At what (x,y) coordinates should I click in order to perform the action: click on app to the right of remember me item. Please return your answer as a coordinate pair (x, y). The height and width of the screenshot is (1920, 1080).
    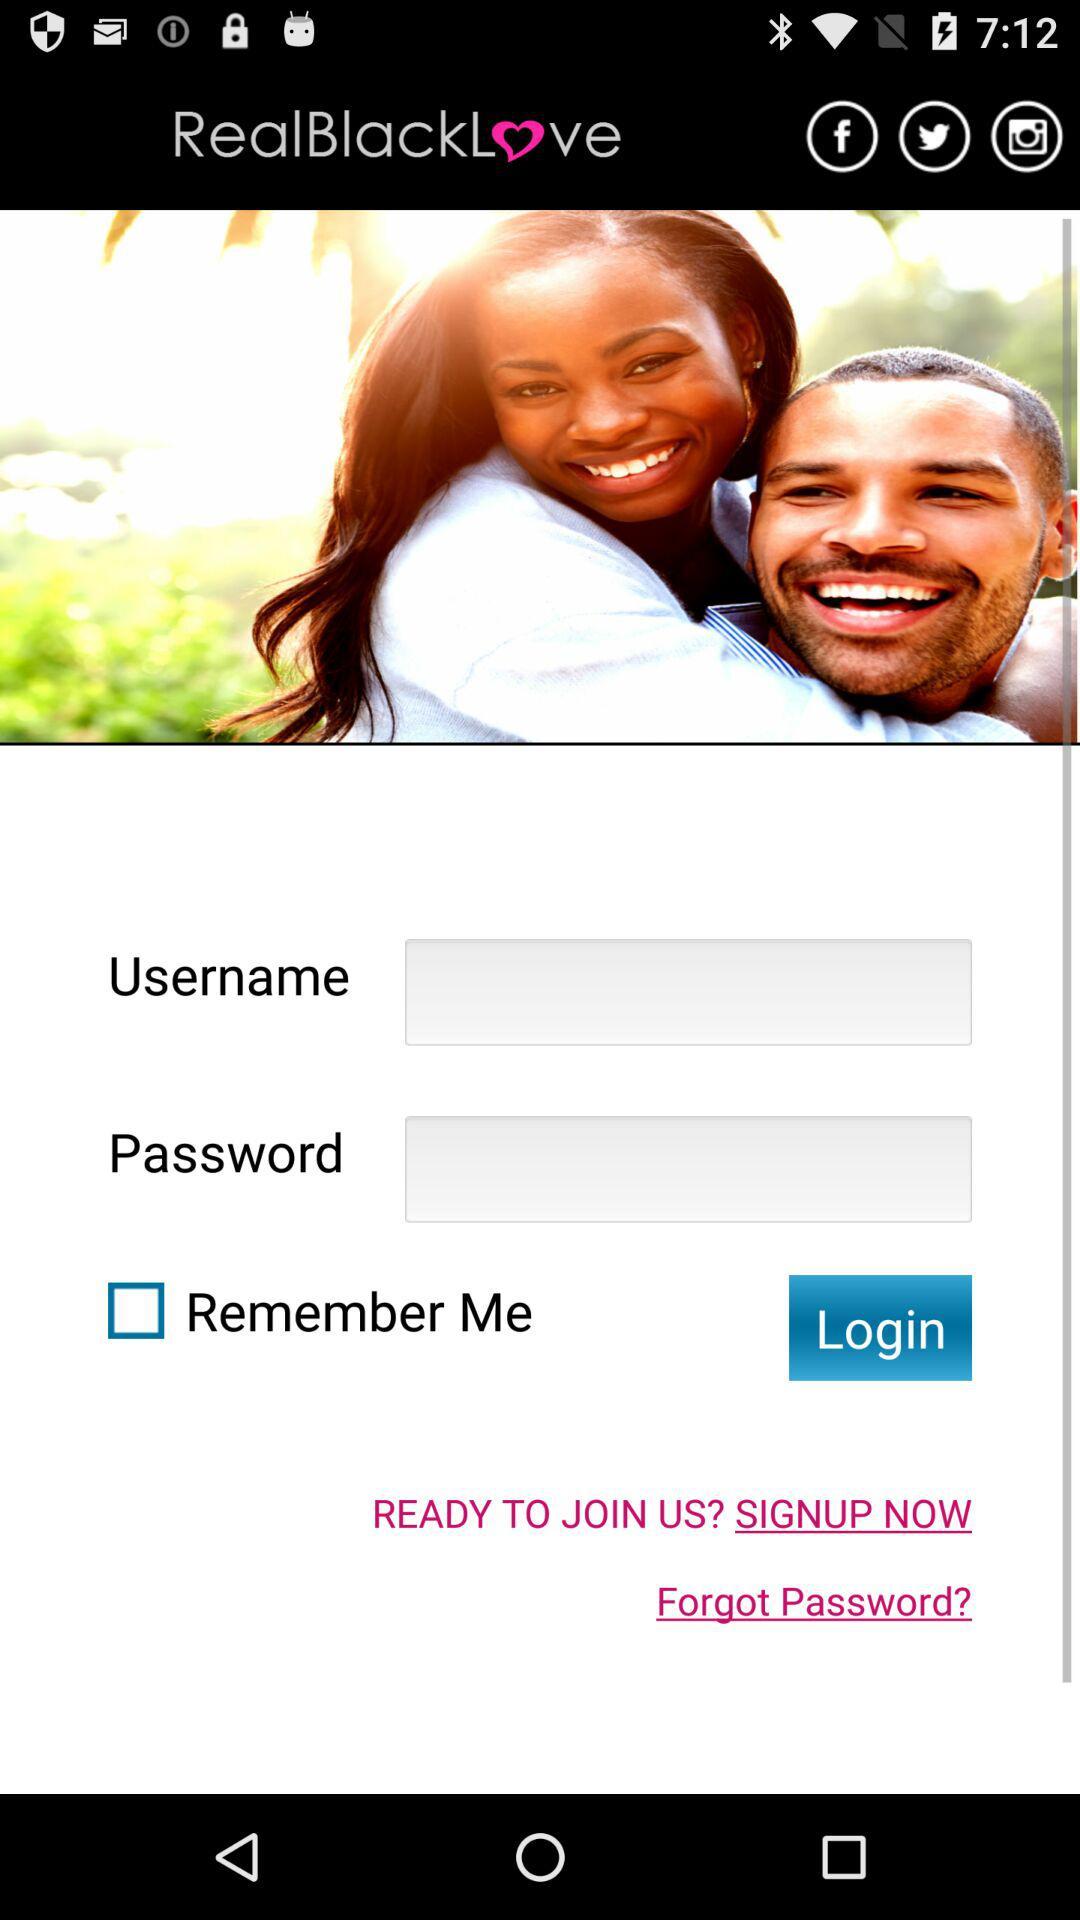
    Looking at the image, I should click on (879, 1327).